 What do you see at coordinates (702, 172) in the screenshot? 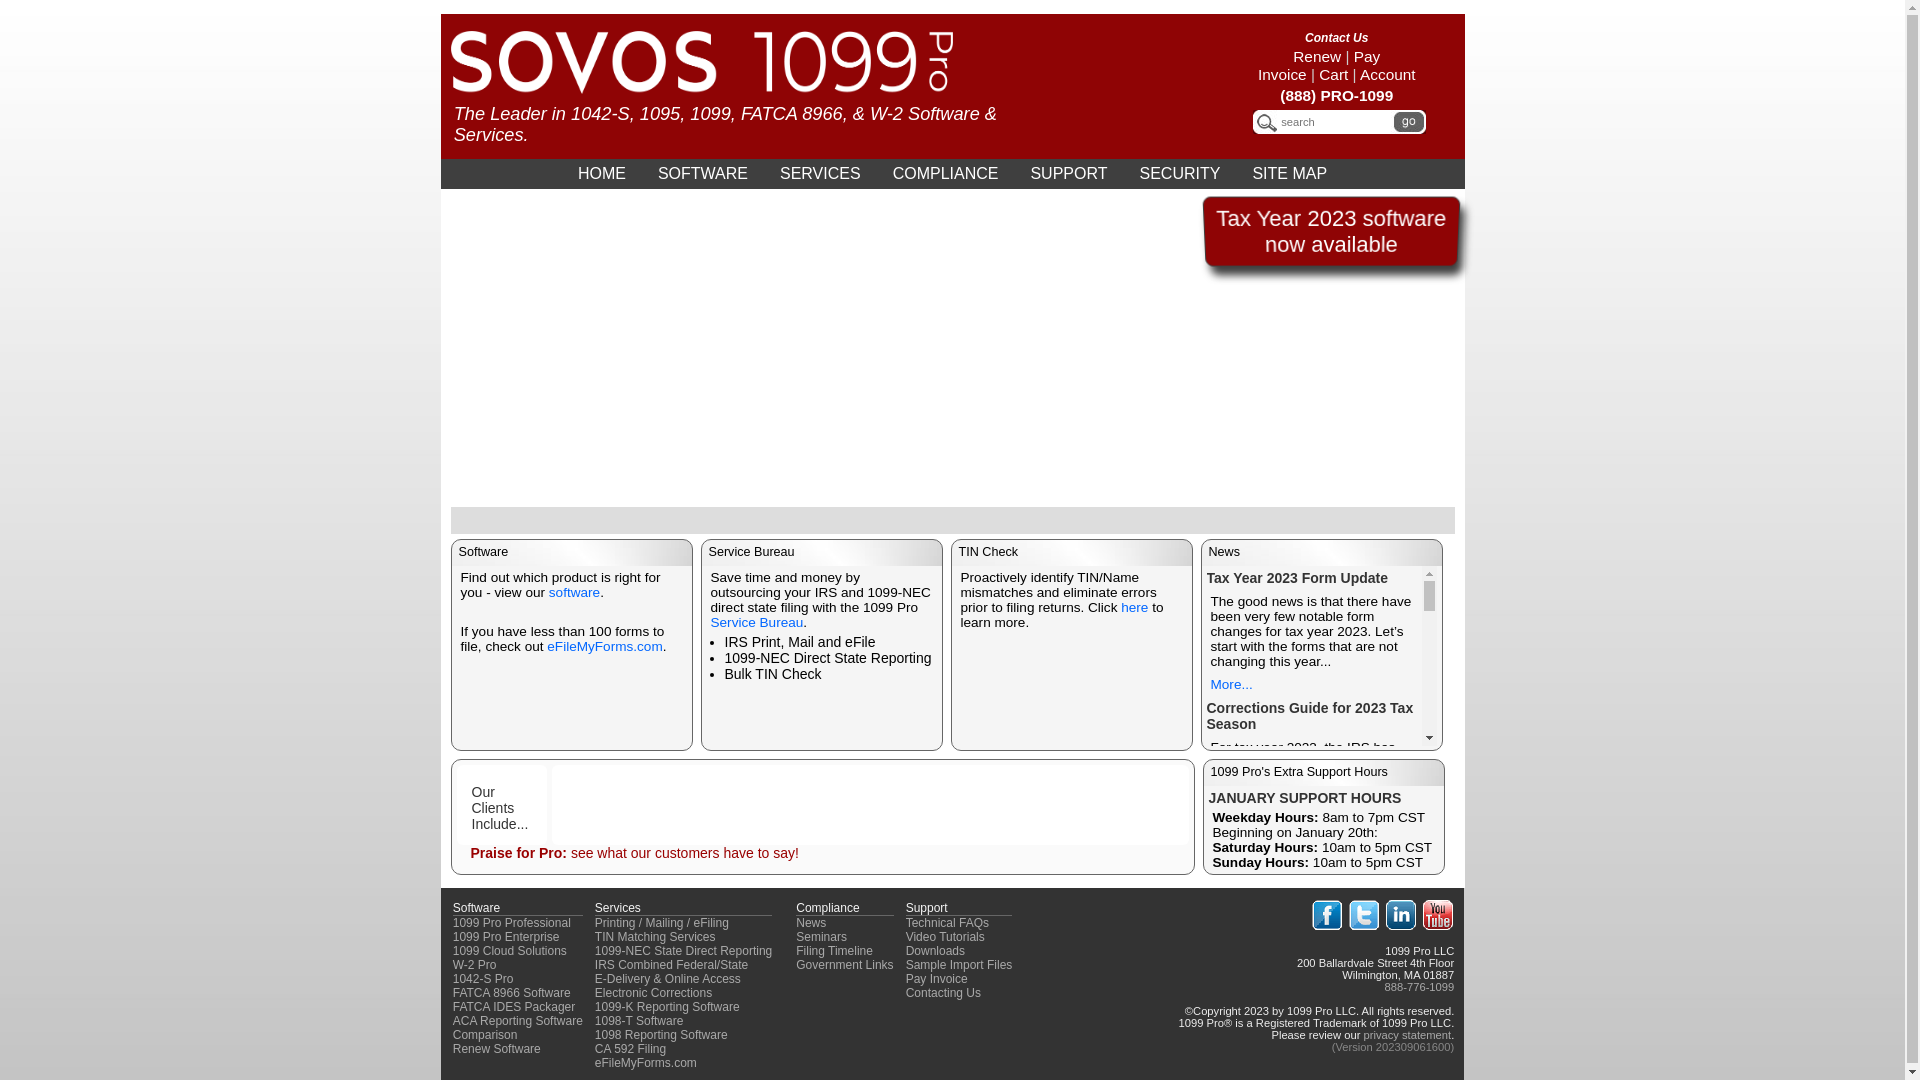
I see `'SOFTWARE'` at bounding box center [702, 172].